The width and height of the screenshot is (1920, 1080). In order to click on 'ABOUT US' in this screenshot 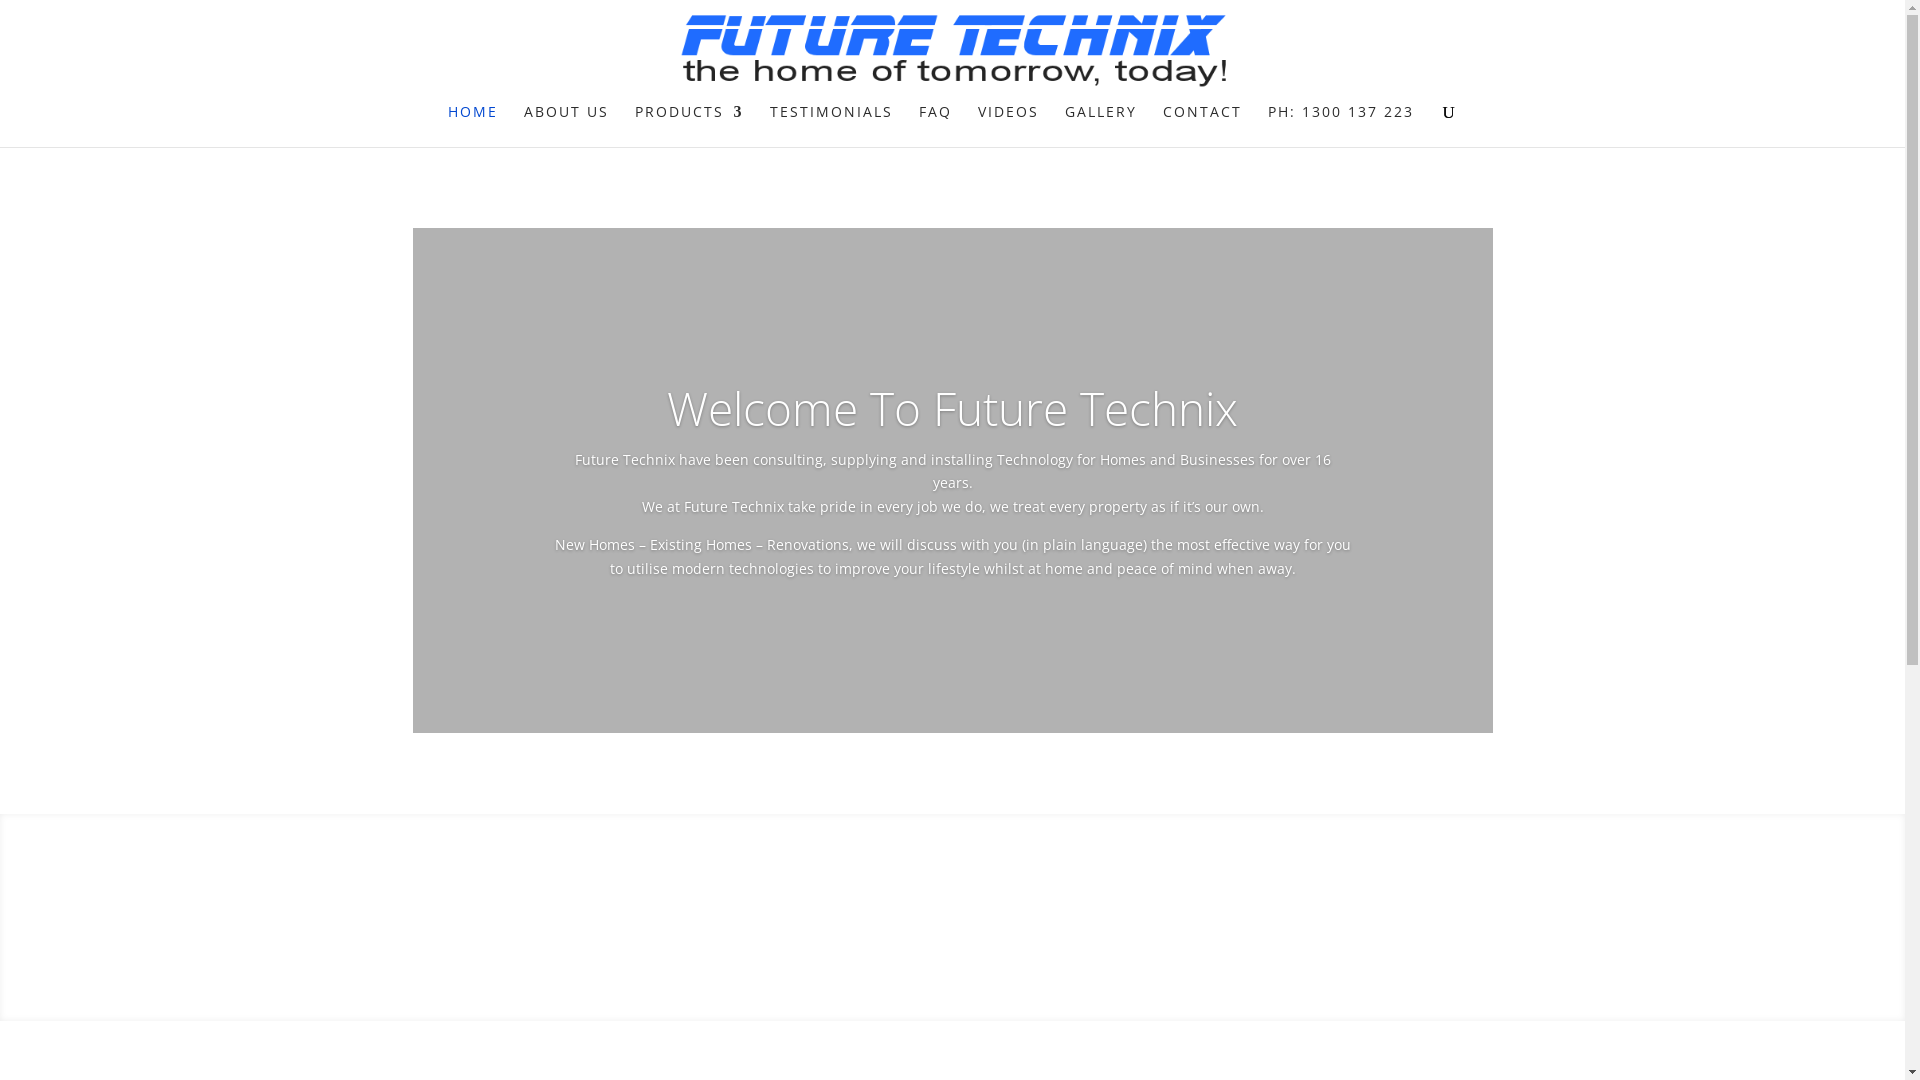, I will do `click(565, 126)`.